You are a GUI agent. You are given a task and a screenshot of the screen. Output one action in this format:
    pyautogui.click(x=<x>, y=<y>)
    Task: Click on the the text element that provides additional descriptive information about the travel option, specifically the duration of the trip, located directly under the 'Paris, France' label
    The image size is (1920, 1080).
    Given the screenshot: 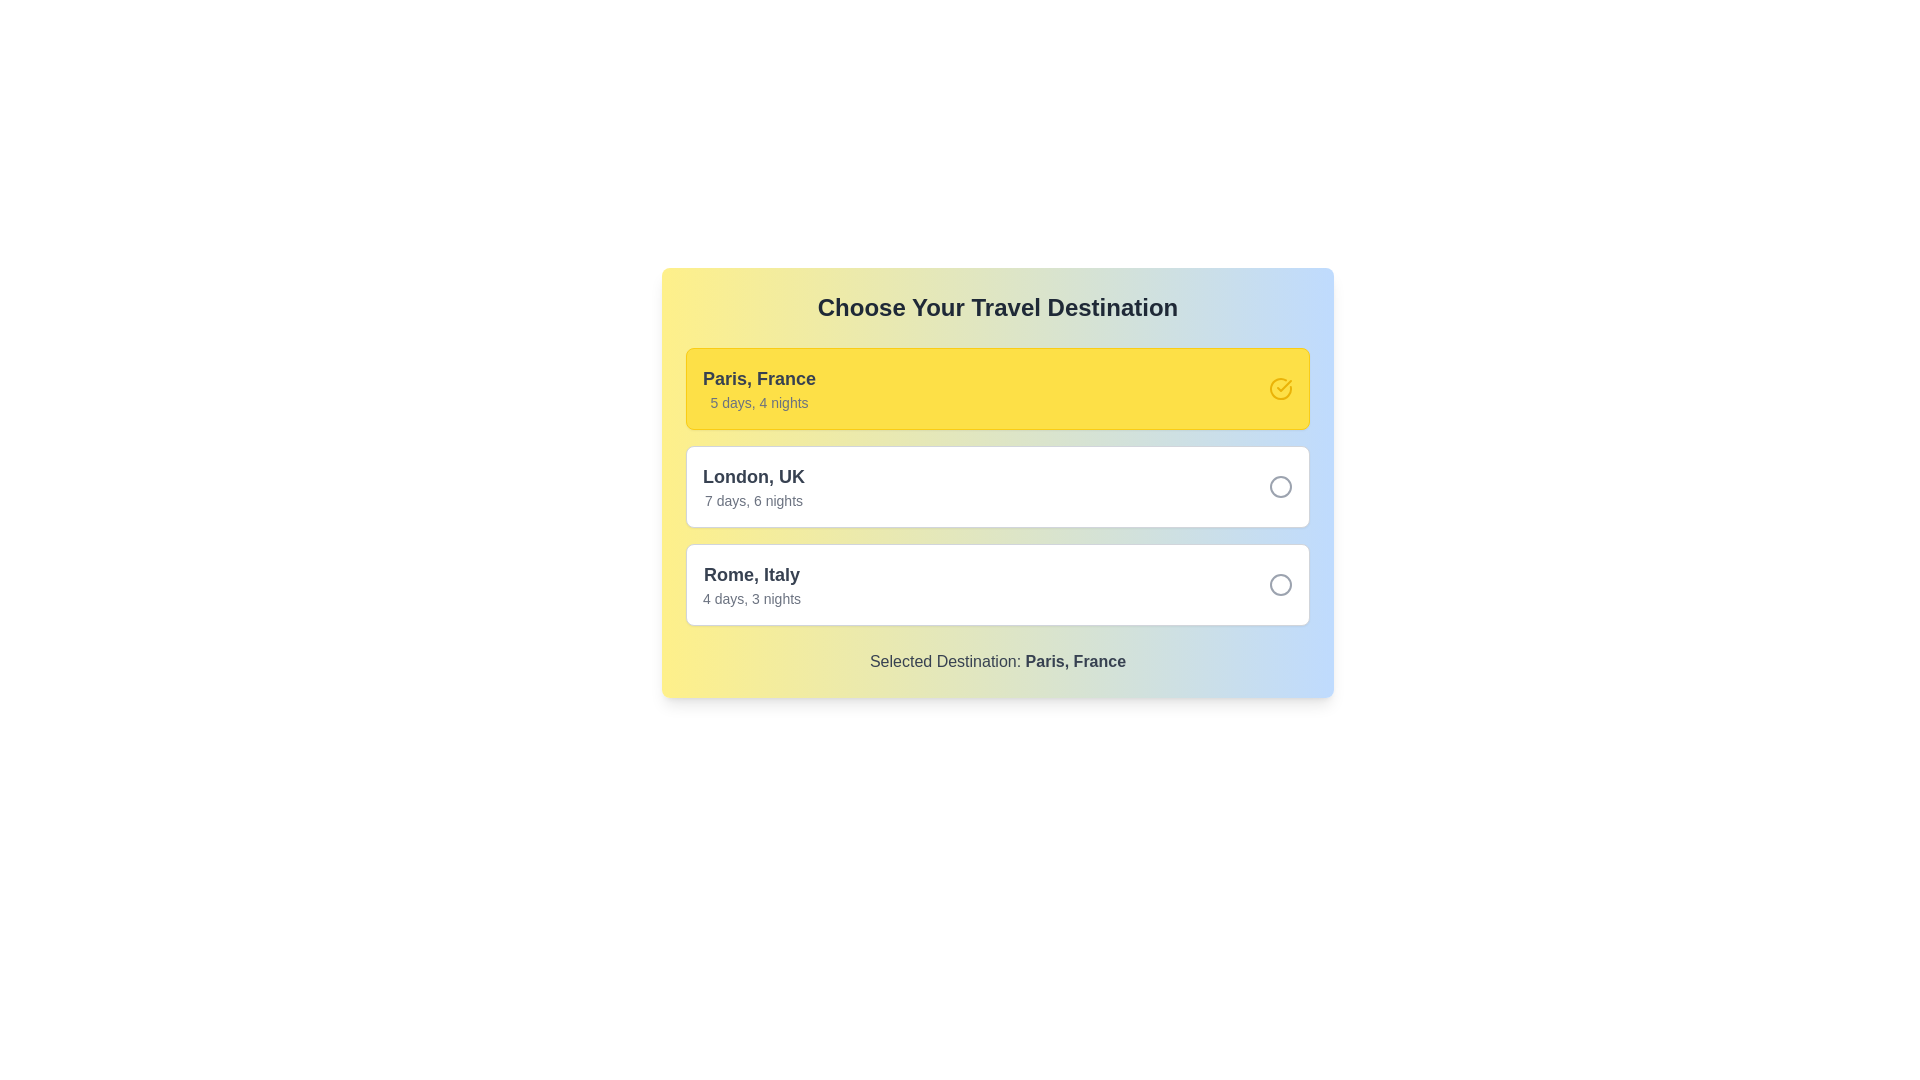 What is the action you would take?
    pyautogui.click(x=758, y=402)
    